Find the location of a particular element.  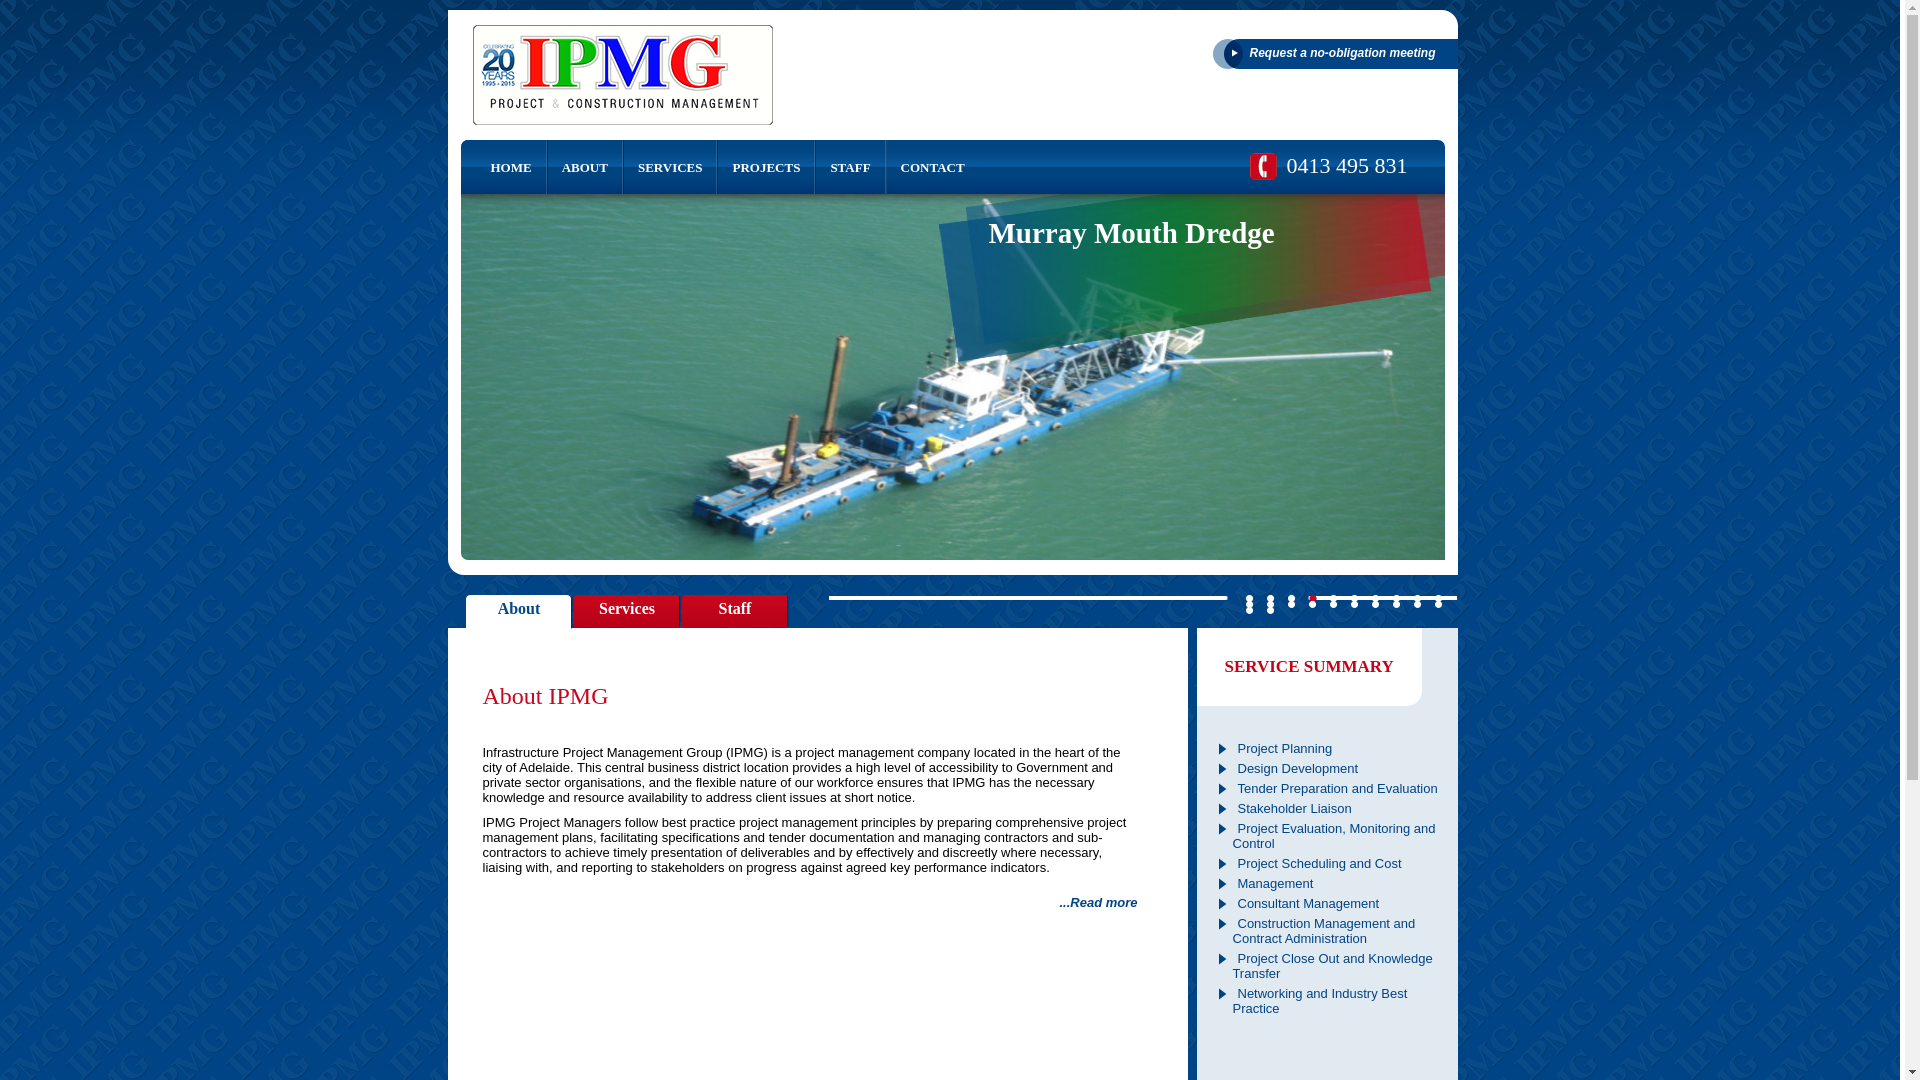

'3' is located at coordinates (1291, 596).